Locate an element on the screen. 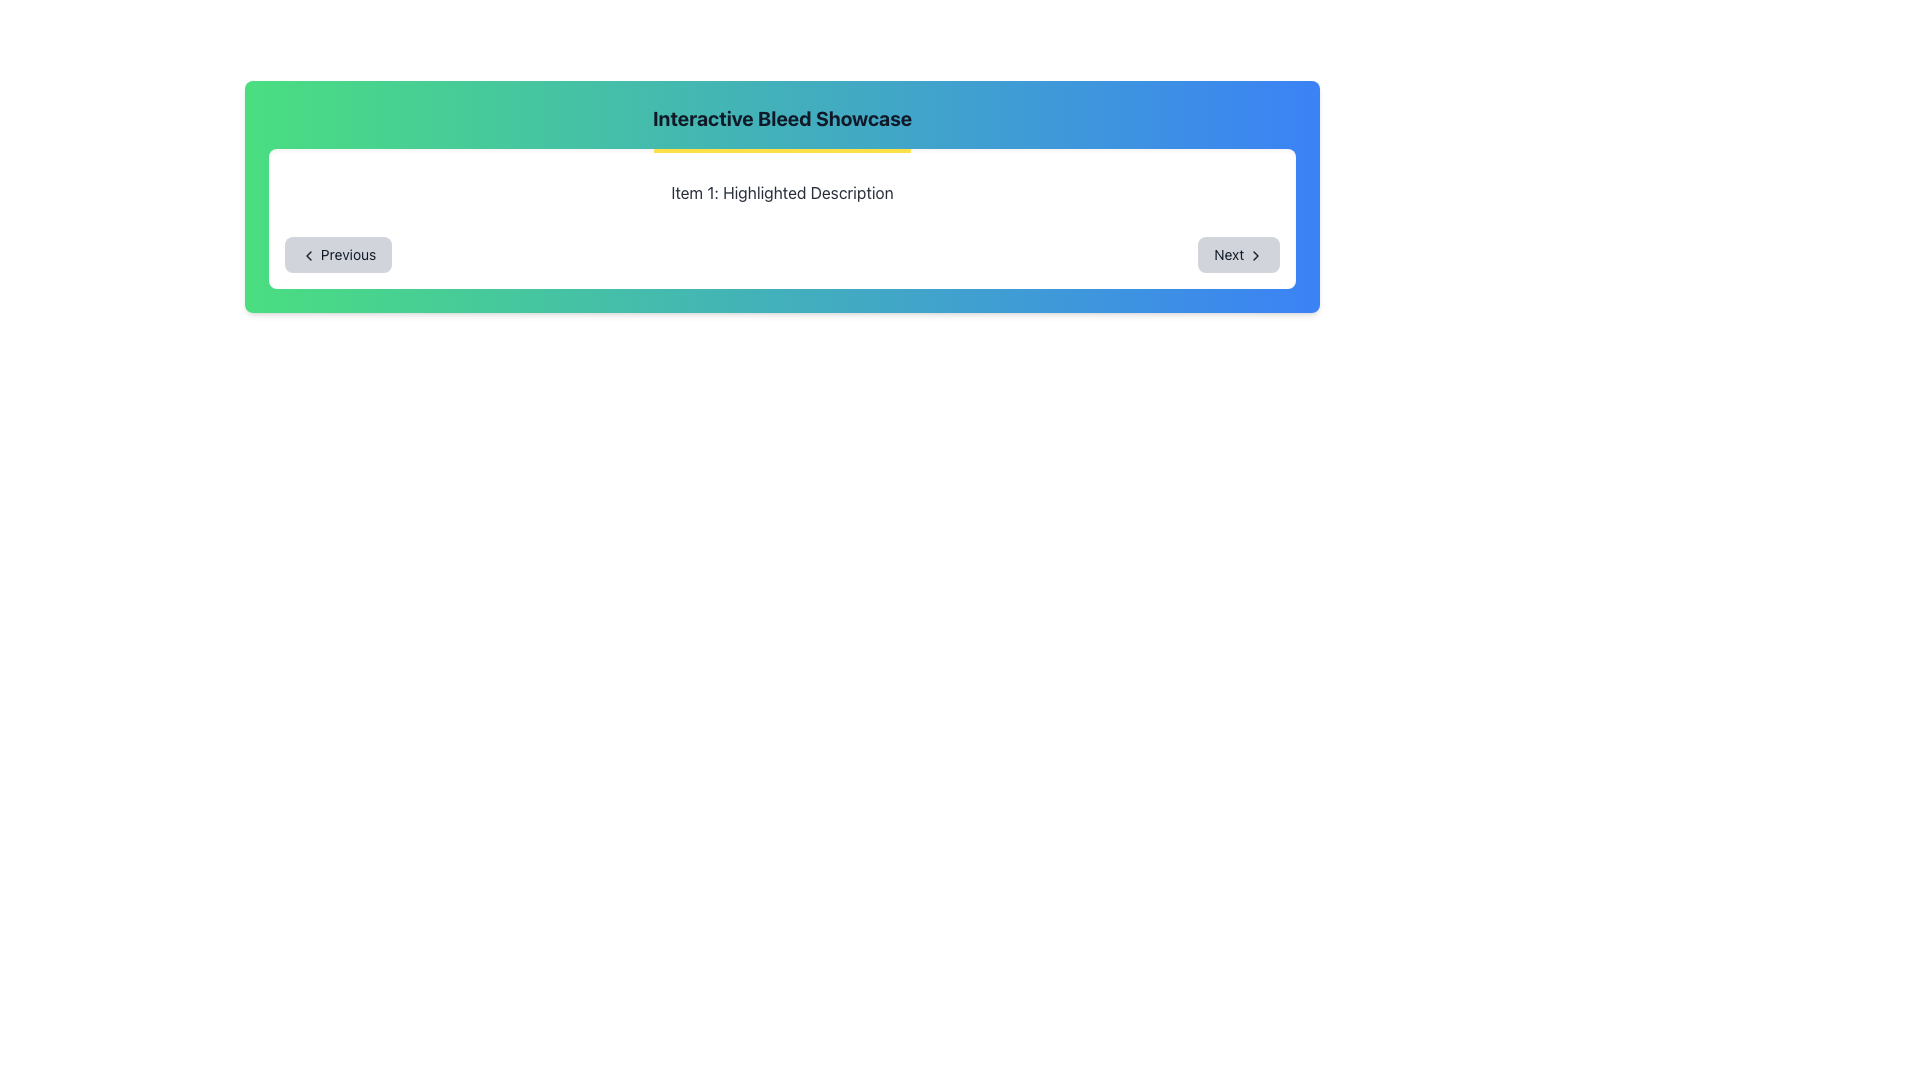 The image size is (1920, 1080). the 'Previous' button located at the bottom-left of the navigation section is located at coordinates (338, 253).